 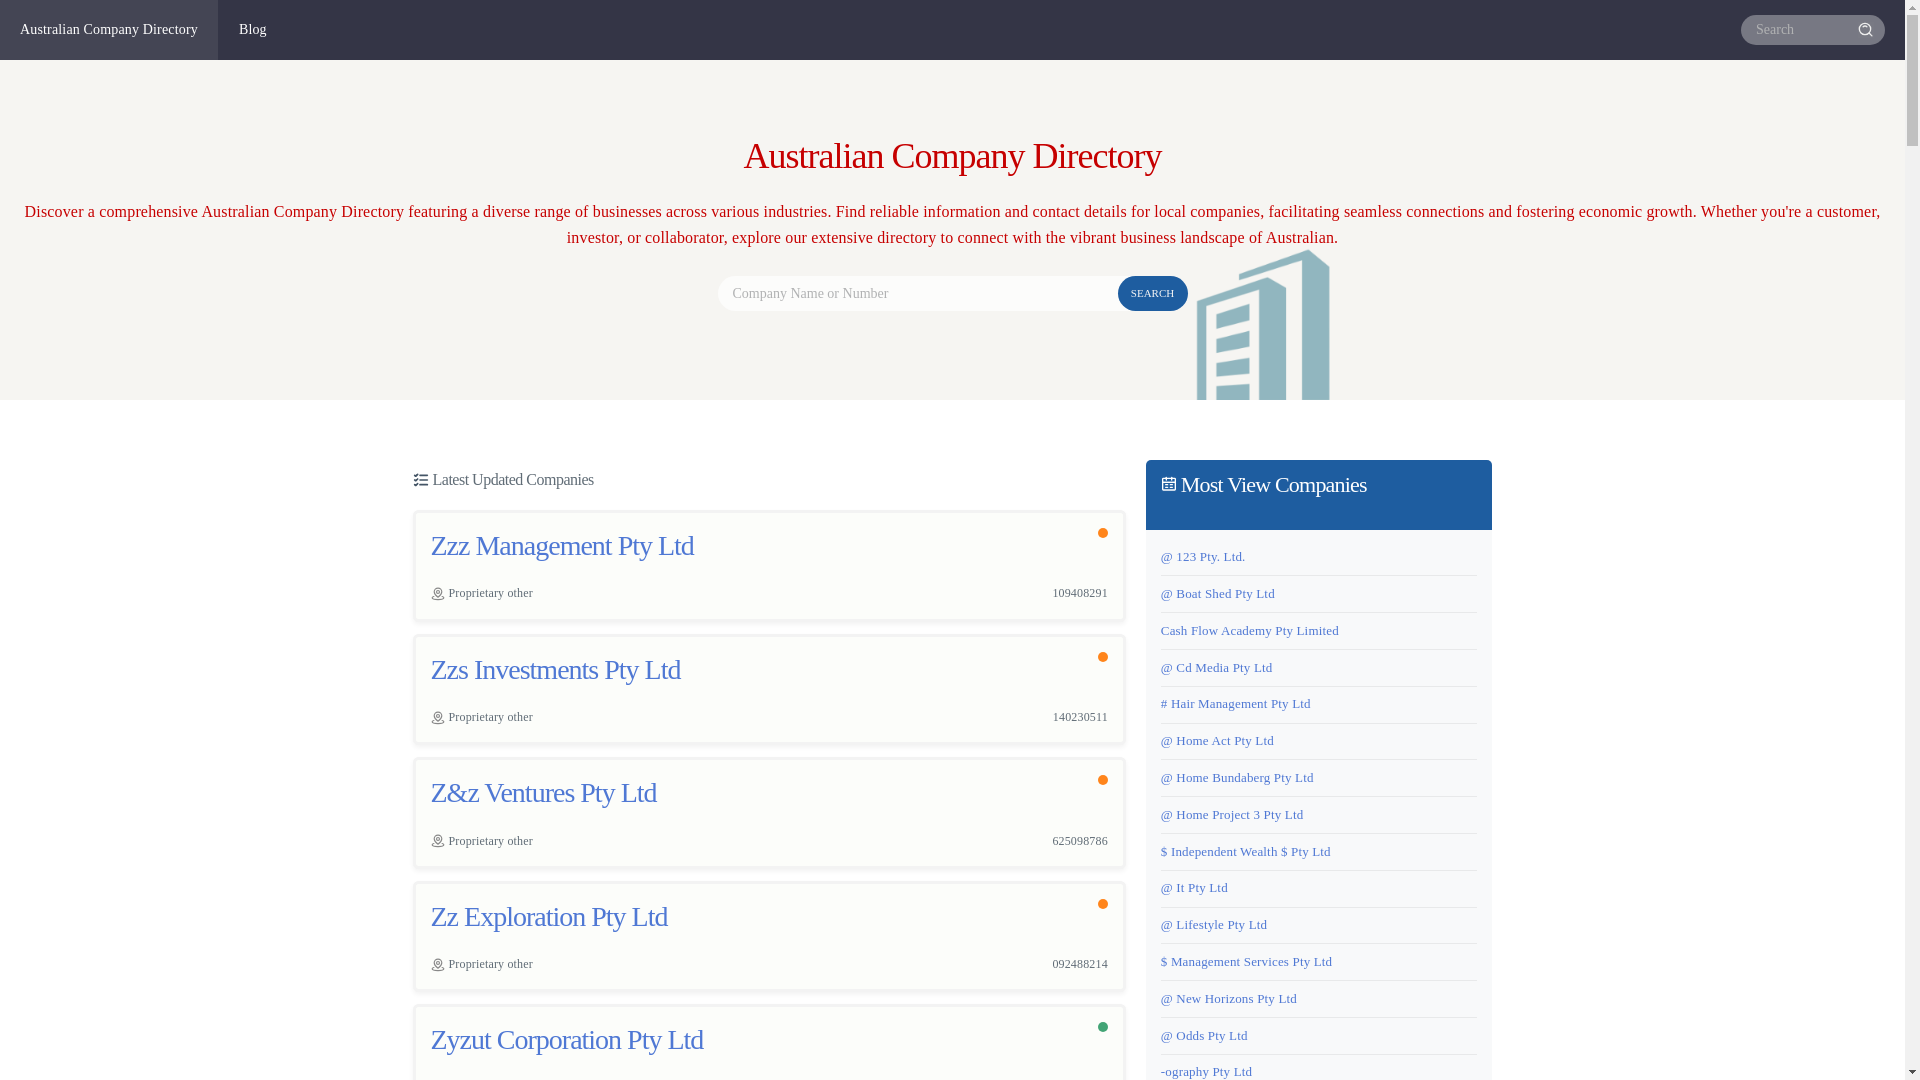 I want to click on '$ Management Services Pty Ltd', so click(x=1245, y=960).